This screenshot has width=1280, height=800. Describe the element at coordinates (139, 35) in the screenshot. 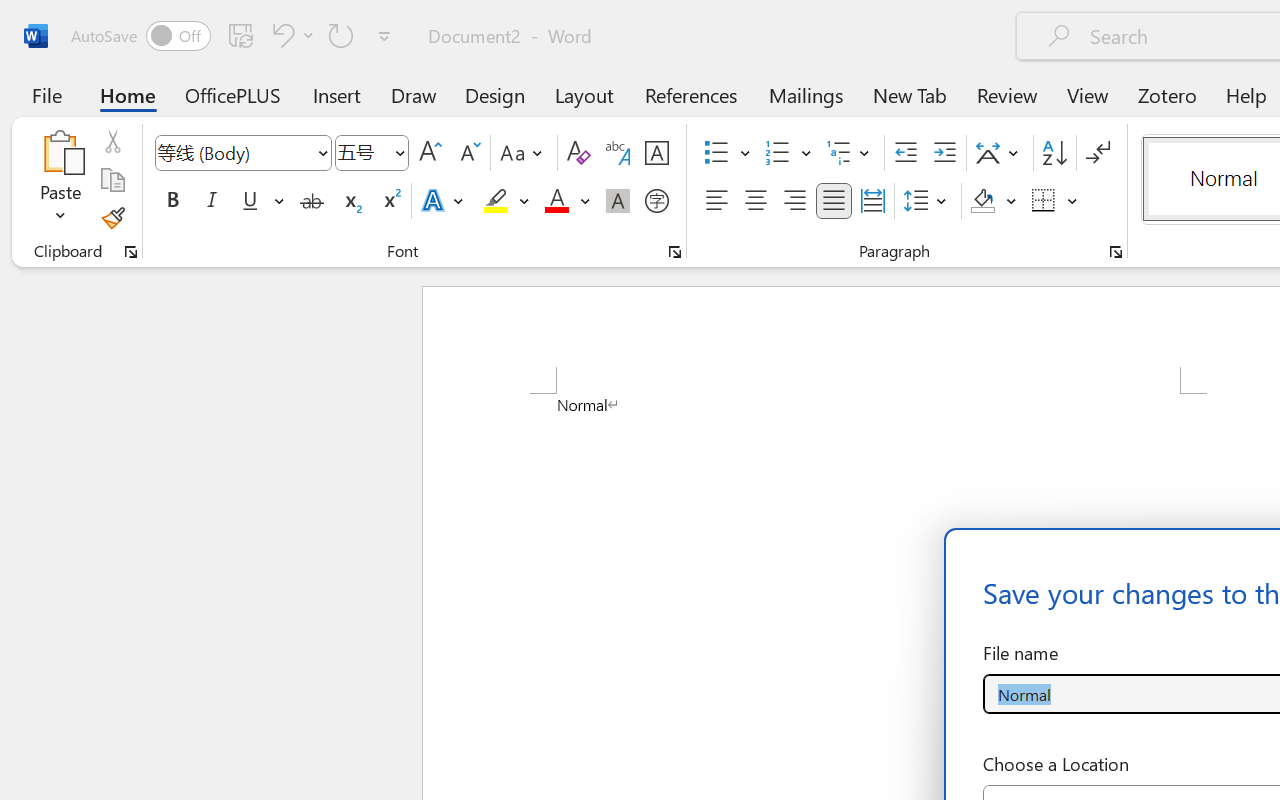

I see `'AutoSave'` at that location.